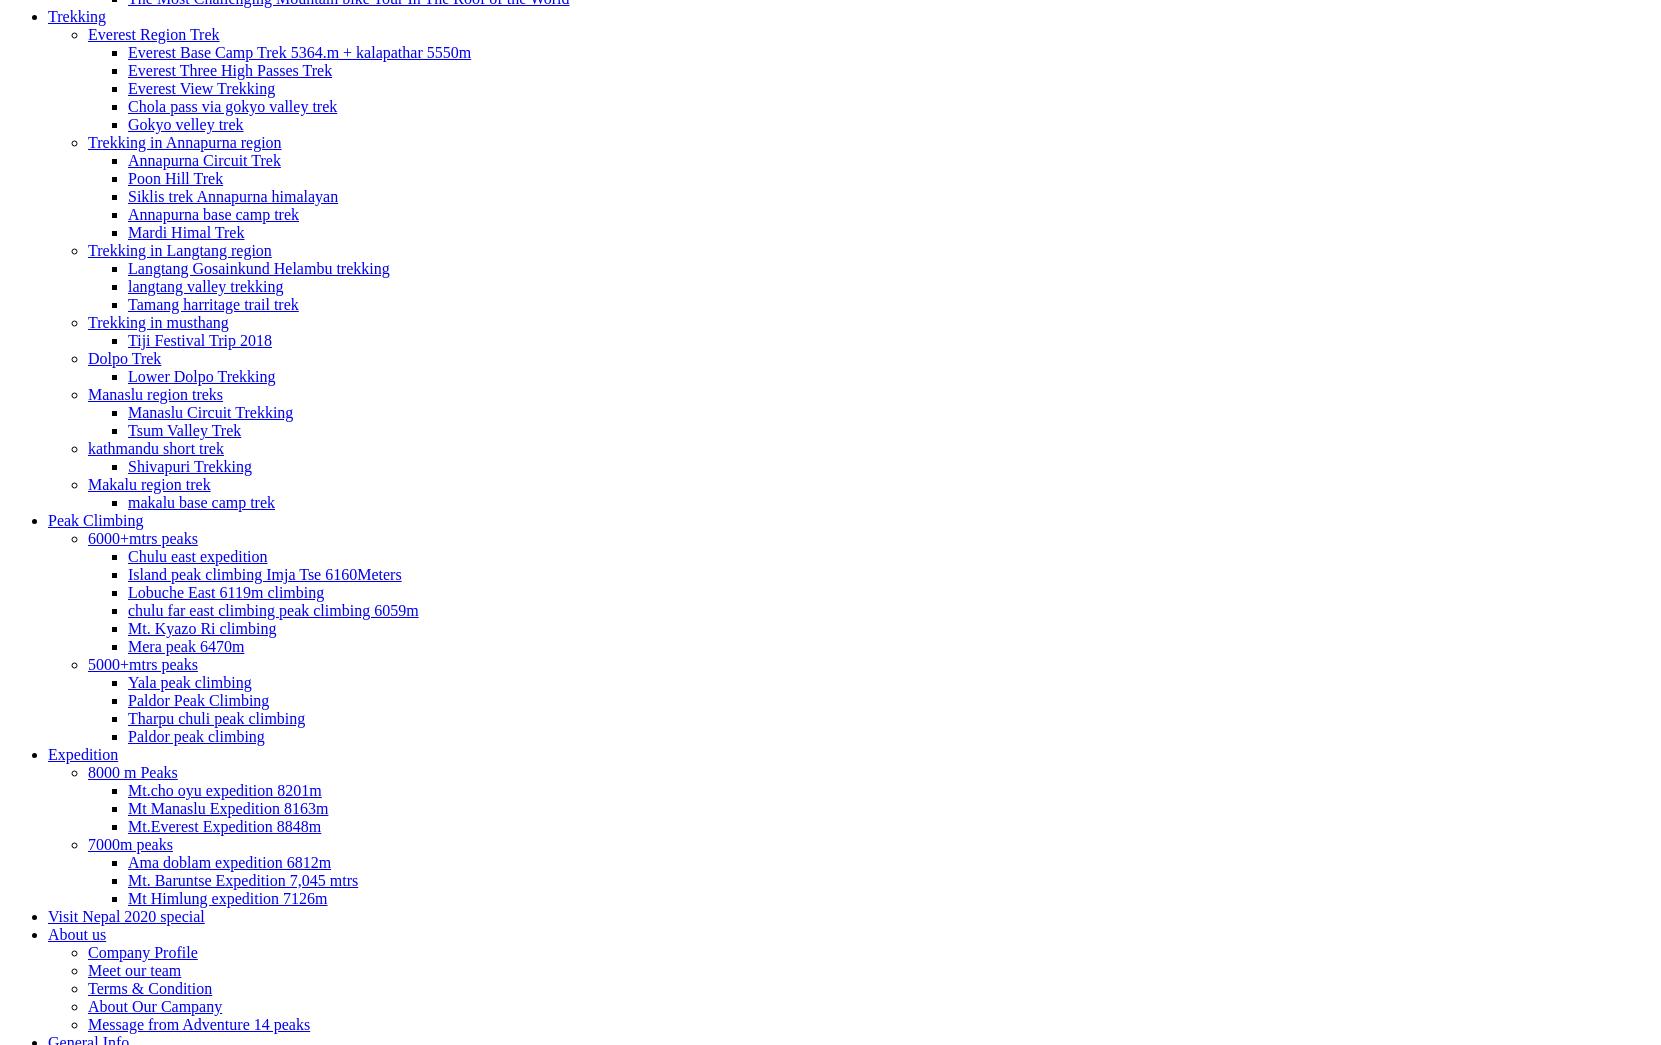 This screenshot has width=1661, height=1045. Describe the element at coordinates (128, 213) in the screenshot. I see `'Annapurna base camp trek'` at that location.